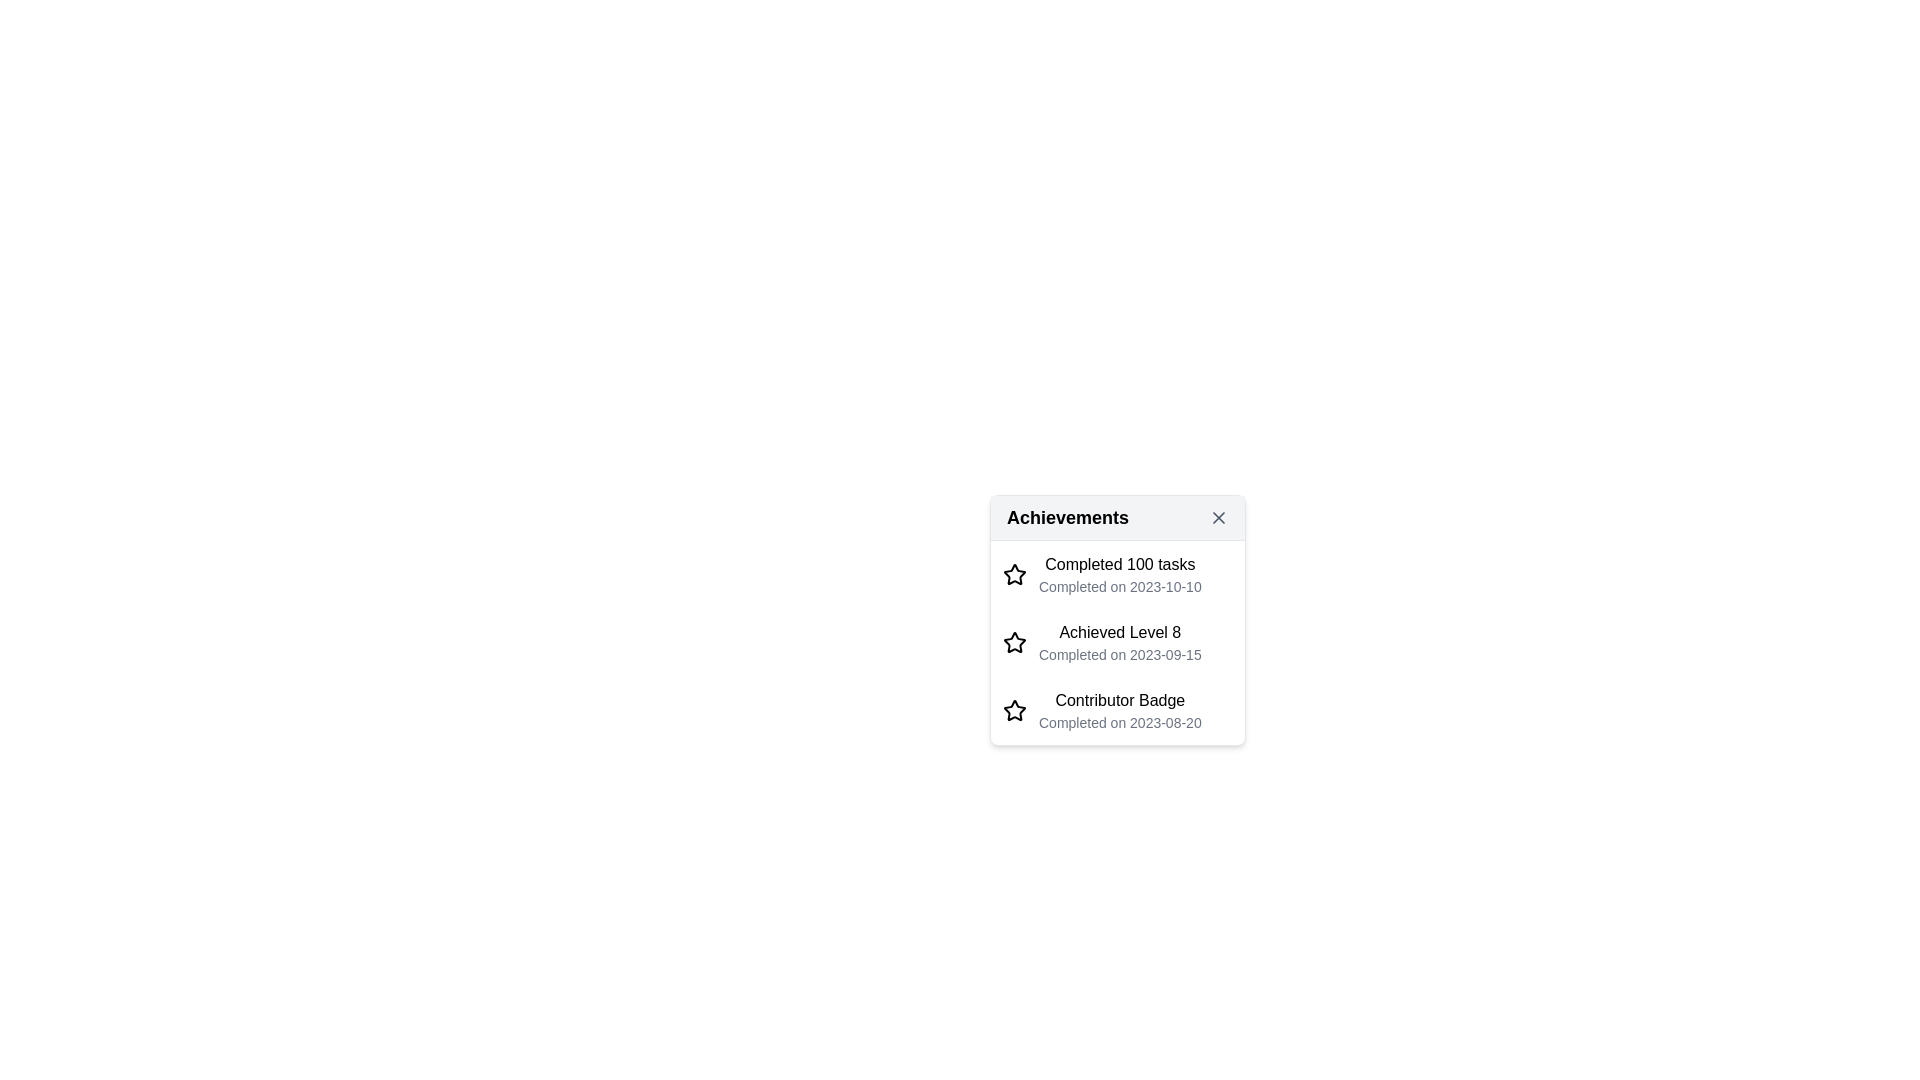  Describe the element at coordinates (1120, 642) in the screenshot. I see `the Text Display with Multiple Lines that shows 'Achieved Level 8' and 'Completed on 2023-09-15', located in the Achievements panel` at that location.